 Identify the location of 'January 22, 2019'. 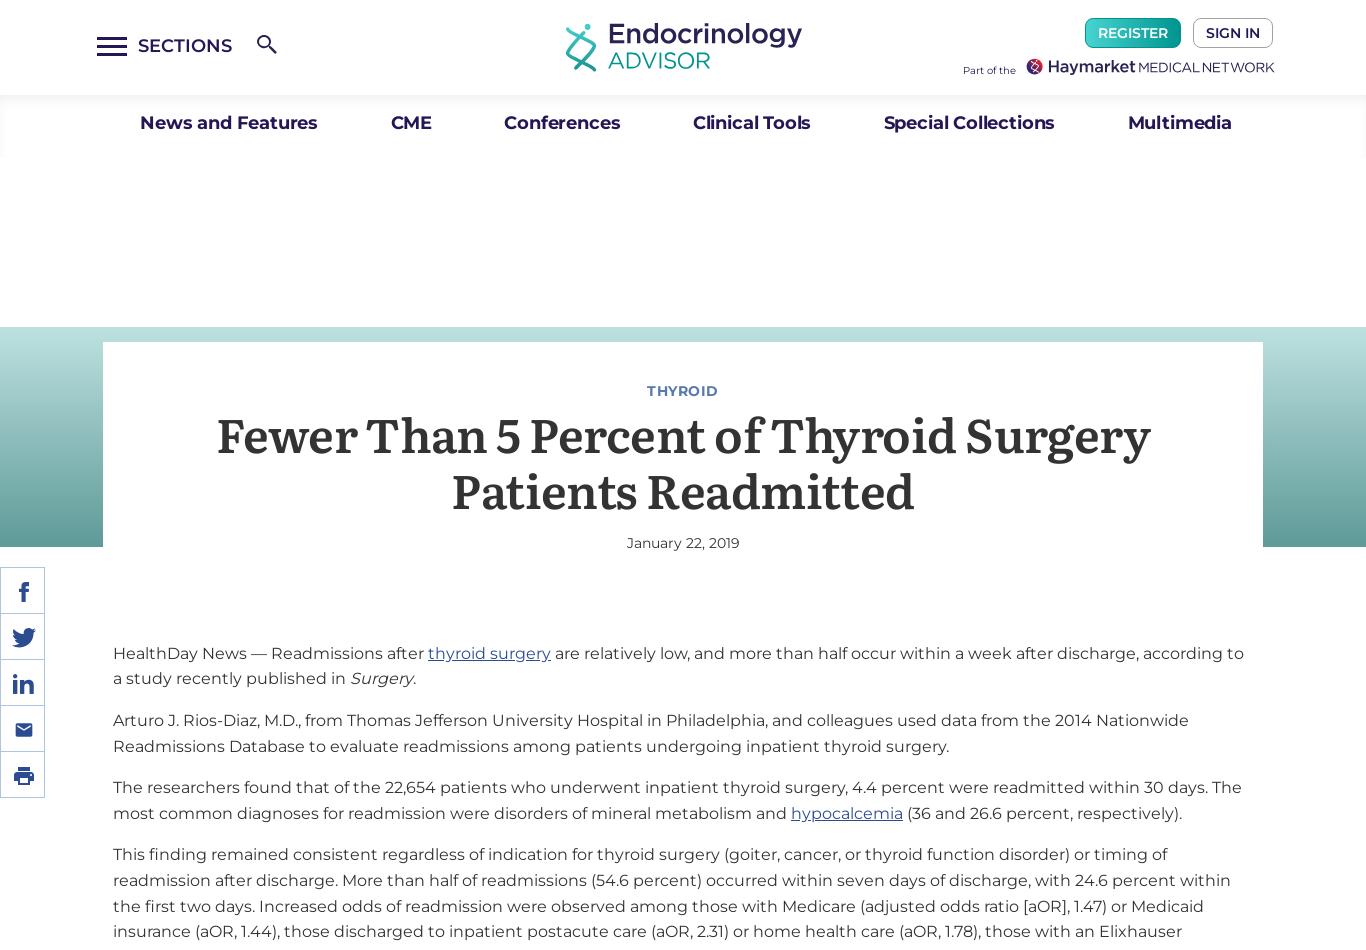
(681, 541).